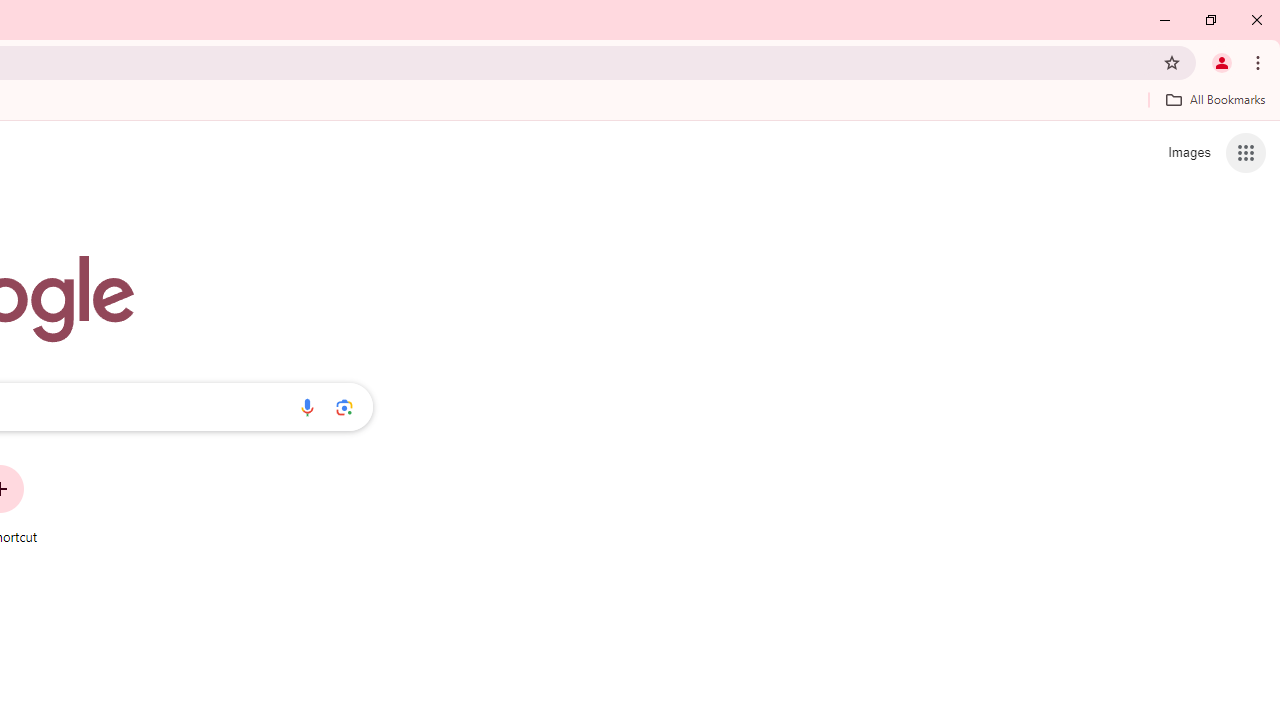 The width and height of the screenshot is (1280, 720). Describe the element at coordinates (306, 406) in the screenshot. I see `'Search by voice'` at that location.